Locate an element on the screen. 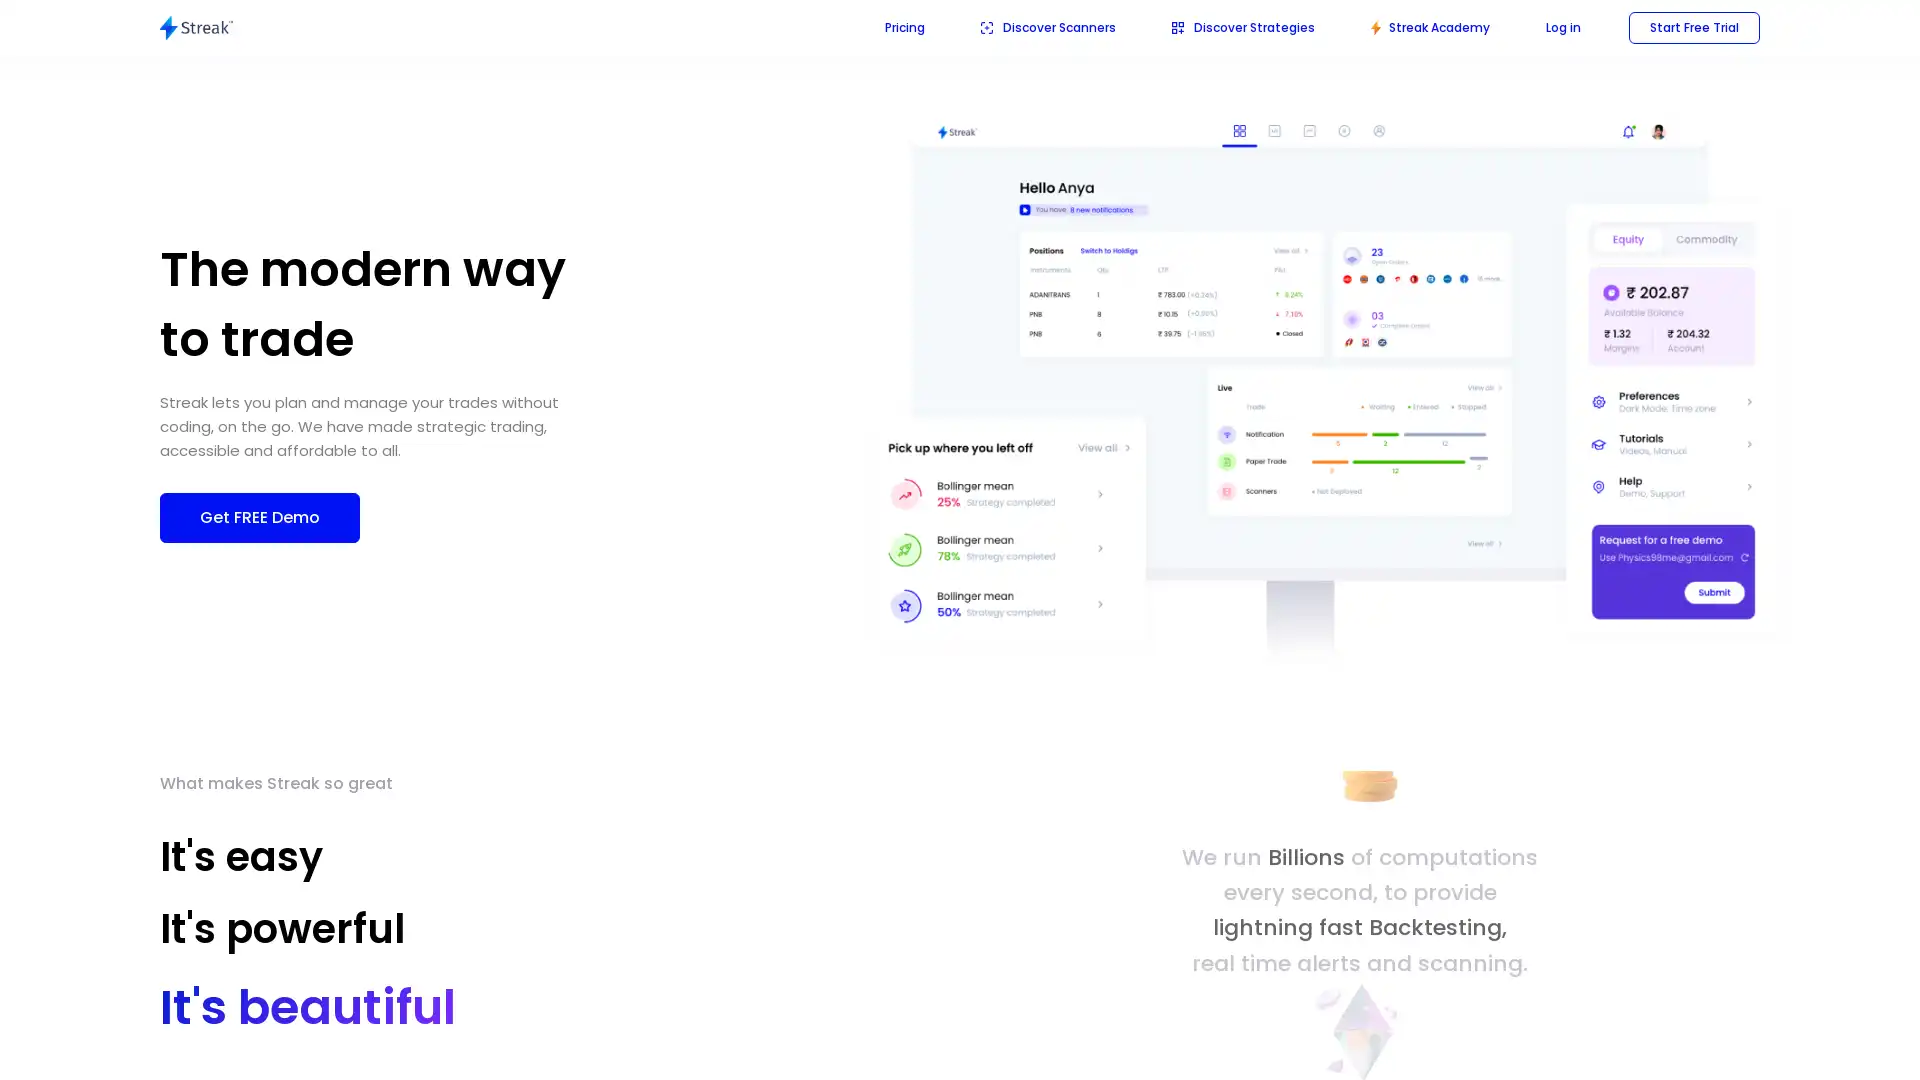 The height and width of the screenshot is (1080, 1920). It's powerful is located at coordinates (304, 935).